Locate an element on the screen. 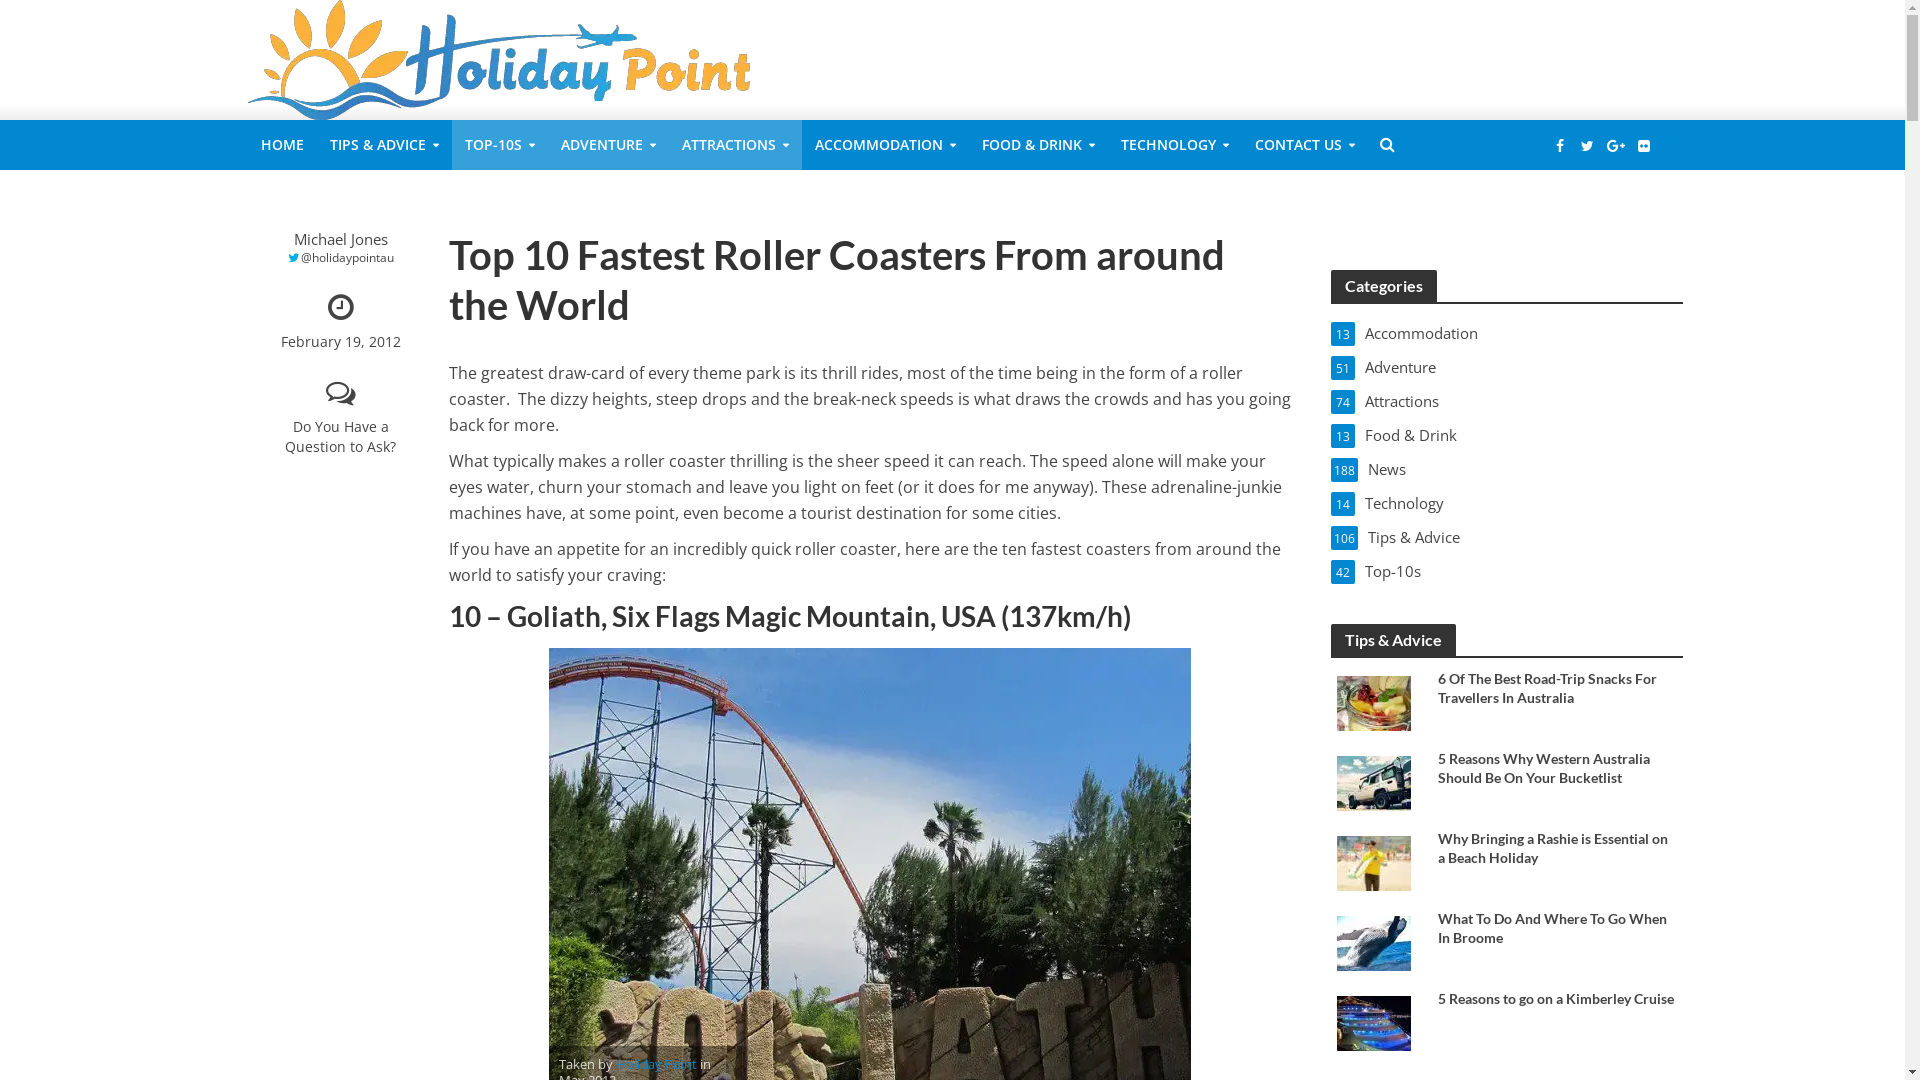  '@holidaypointau' is located at coordinates (340, 257).